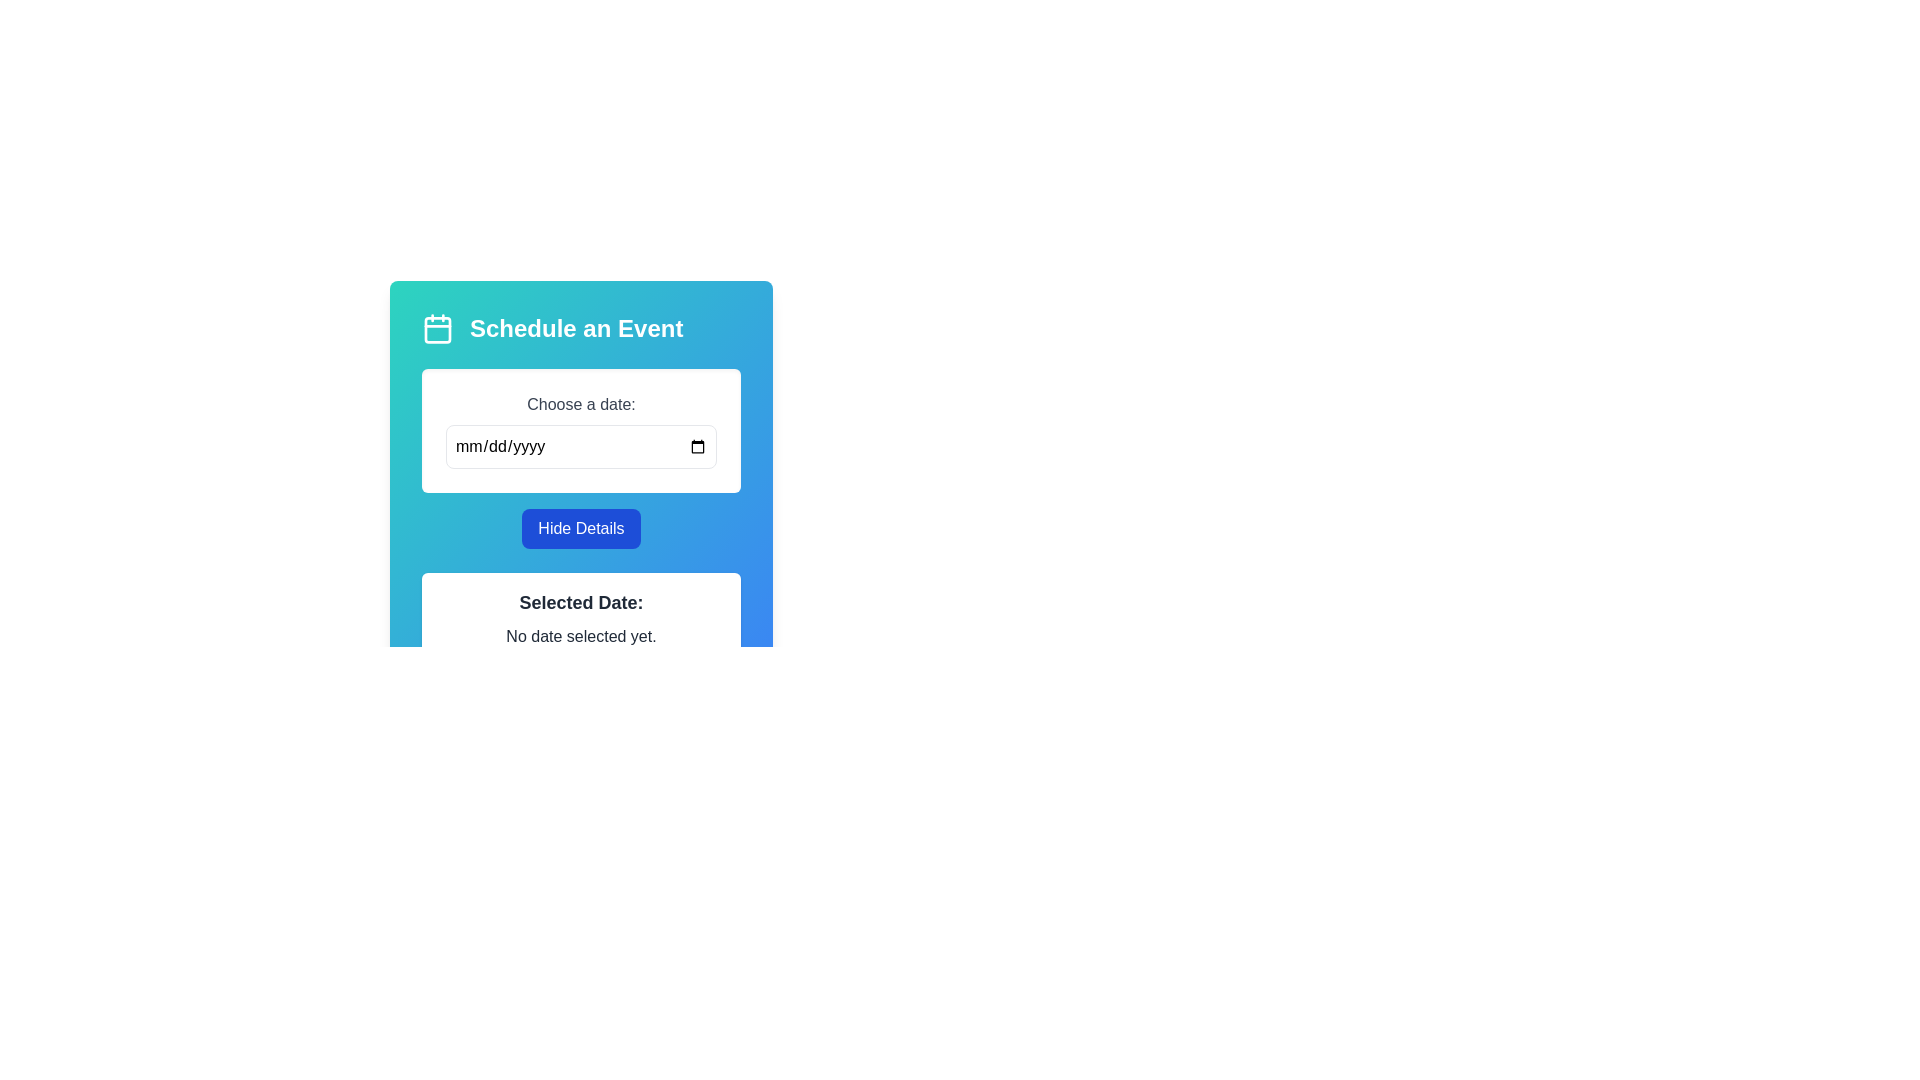 The height and width of the screenshot is (1080, 1920). Describe the element at coordinates (580, 527) in the screenshot. I see `the rectangular button with a blue background labeled 'Hide Details' to observe its hover effects` at that location.